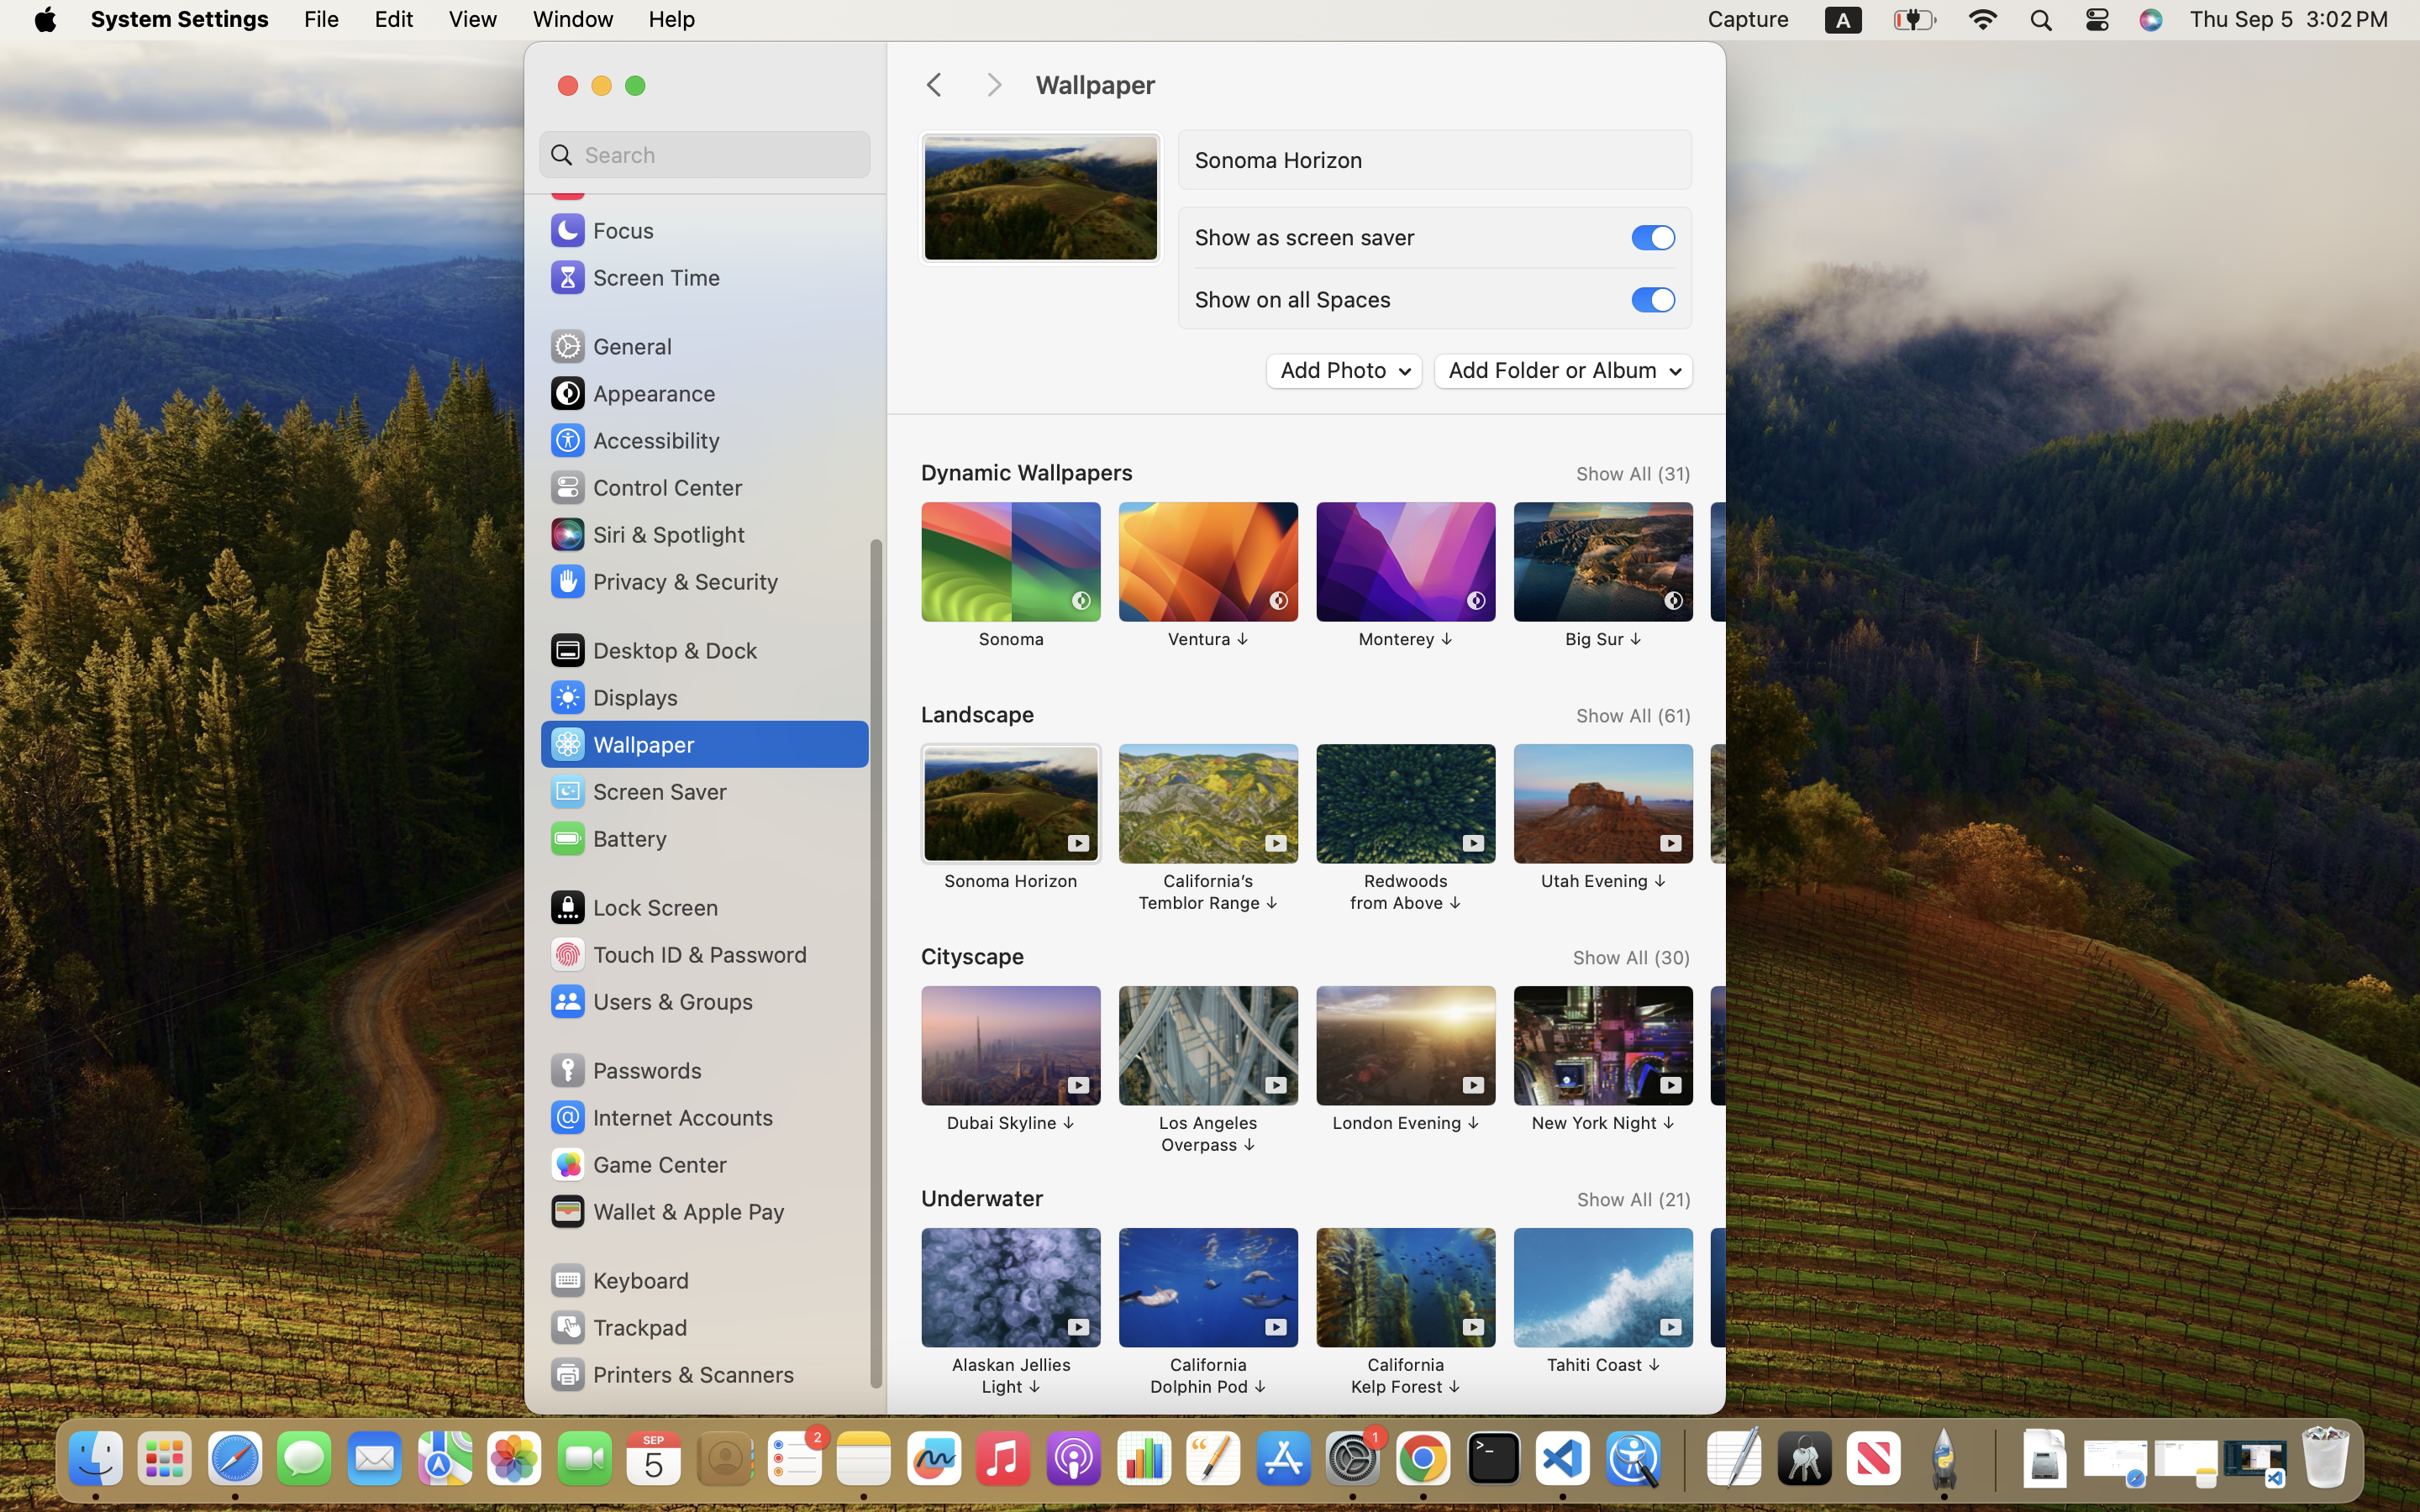 The height and width of the screenshot is (1512, 2420). Describe the element at coordinates (981, 1196) in the screenshot. I see `'Underwater'` at that location.